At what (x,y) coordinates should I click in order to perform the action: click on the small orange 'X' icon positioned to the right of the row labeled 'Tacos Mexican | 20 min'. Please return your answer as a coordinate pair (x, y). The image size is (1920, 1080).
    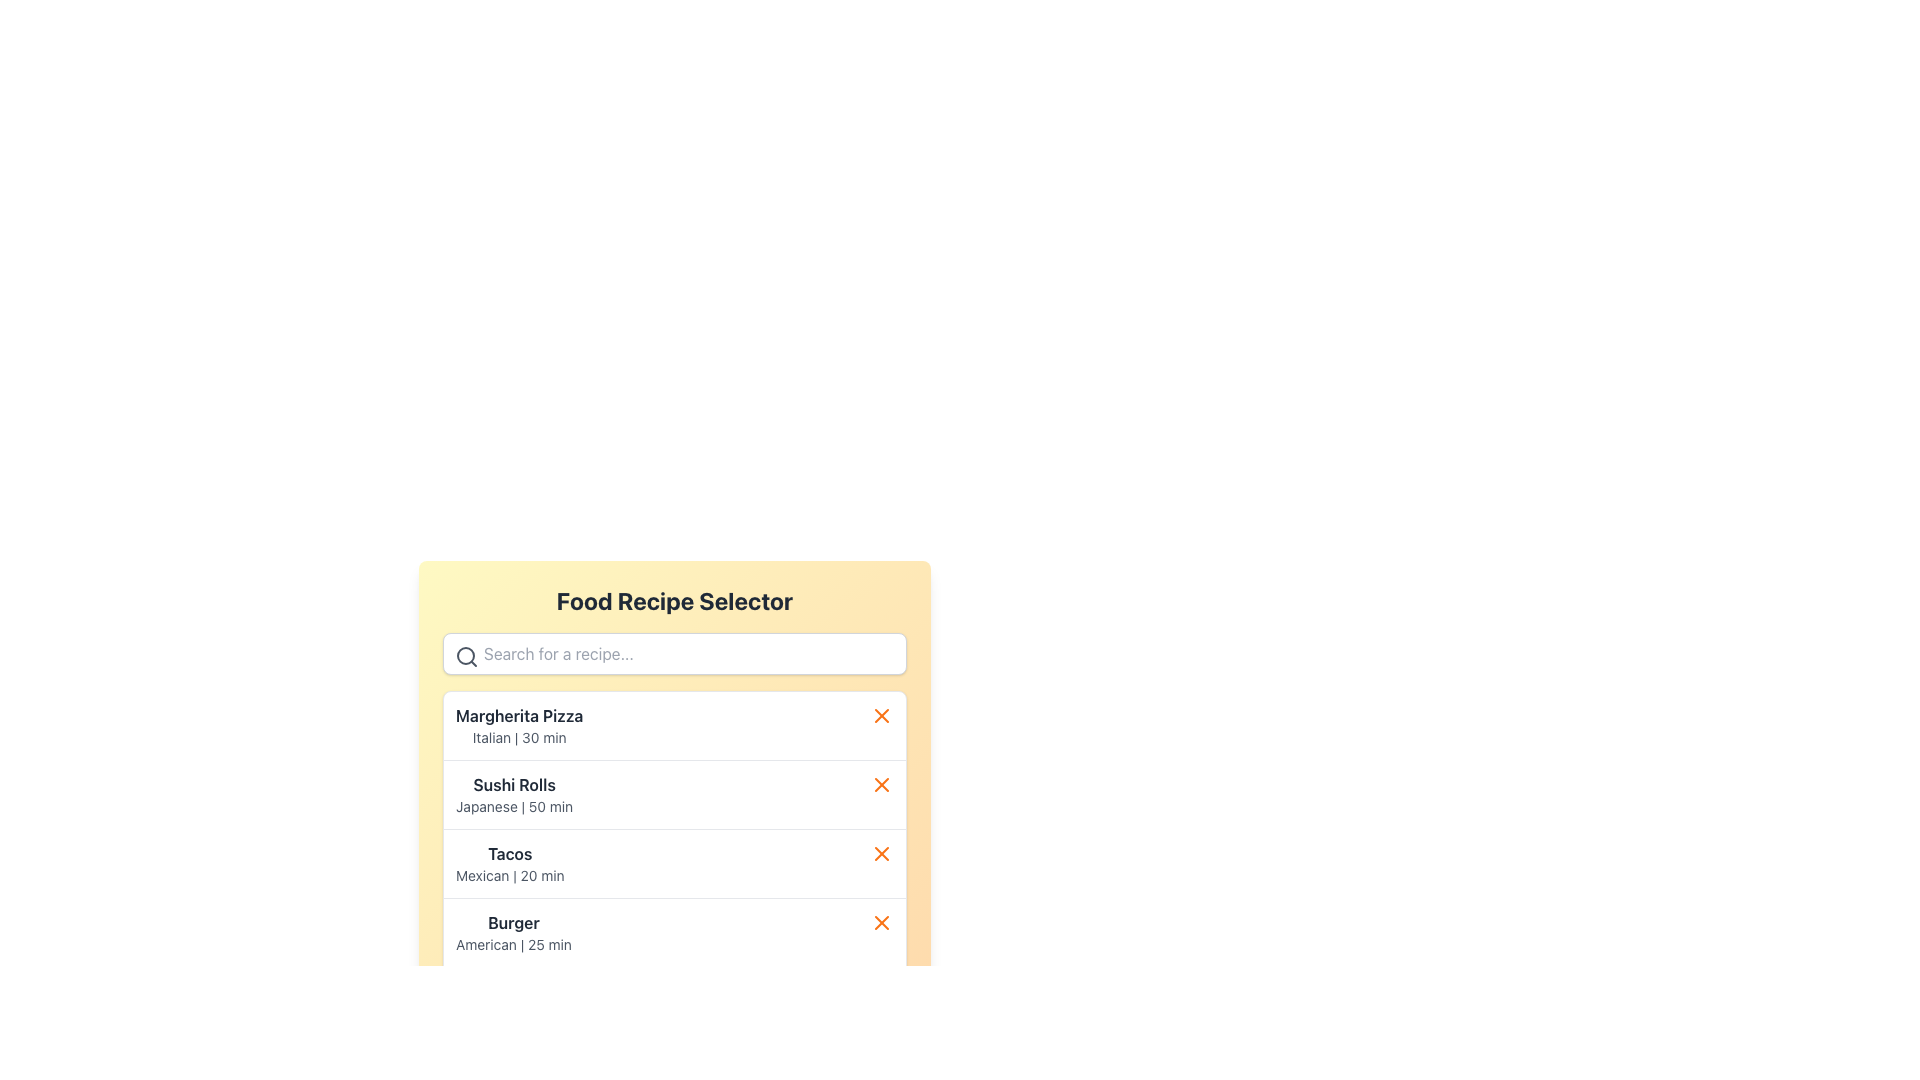
    Looking at the image, I should click on (881, 853).